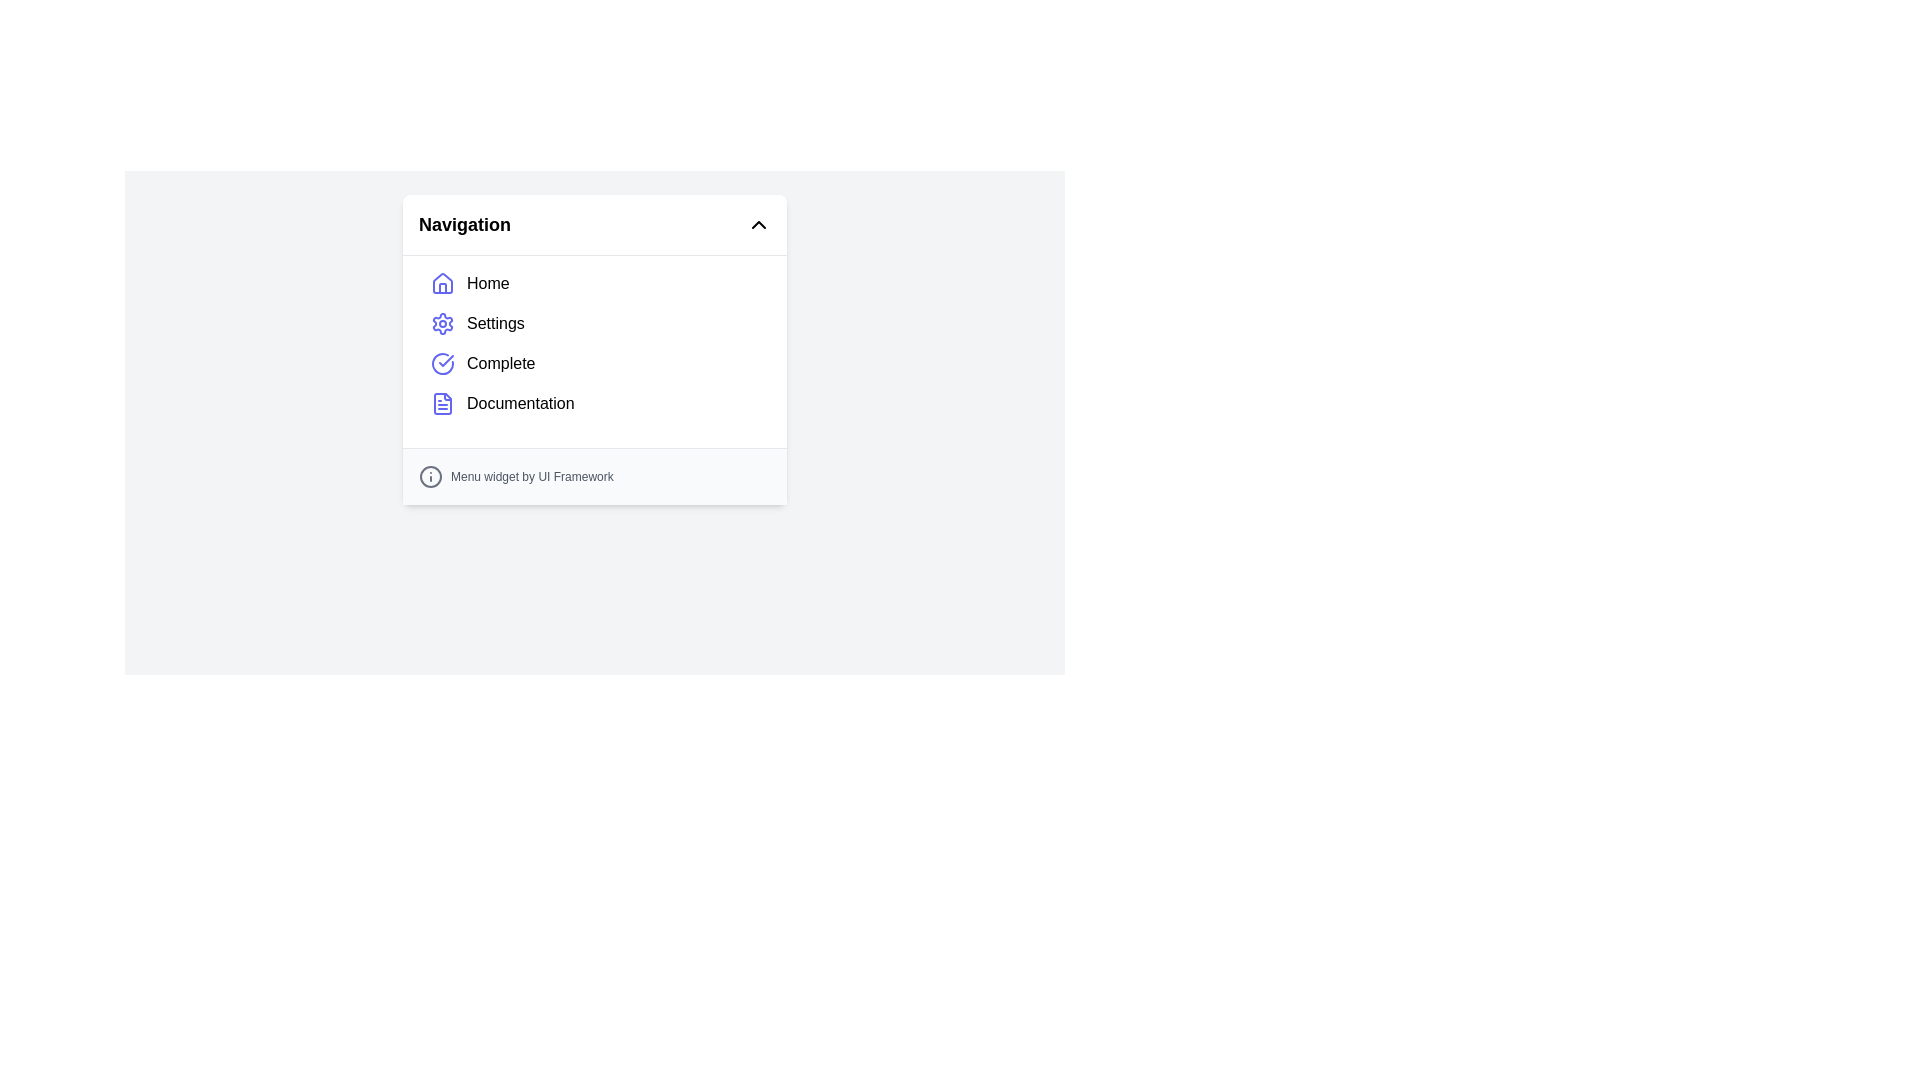 The height and width of the screenshot is (1080, 1920). What do you see at coordinates (441, 284) in the screenshot?
I see `the 'Home' navigation icon located near the top-left corner of the navigation menu, to the left of the text 'Home'` at bounding box center [441, 284].